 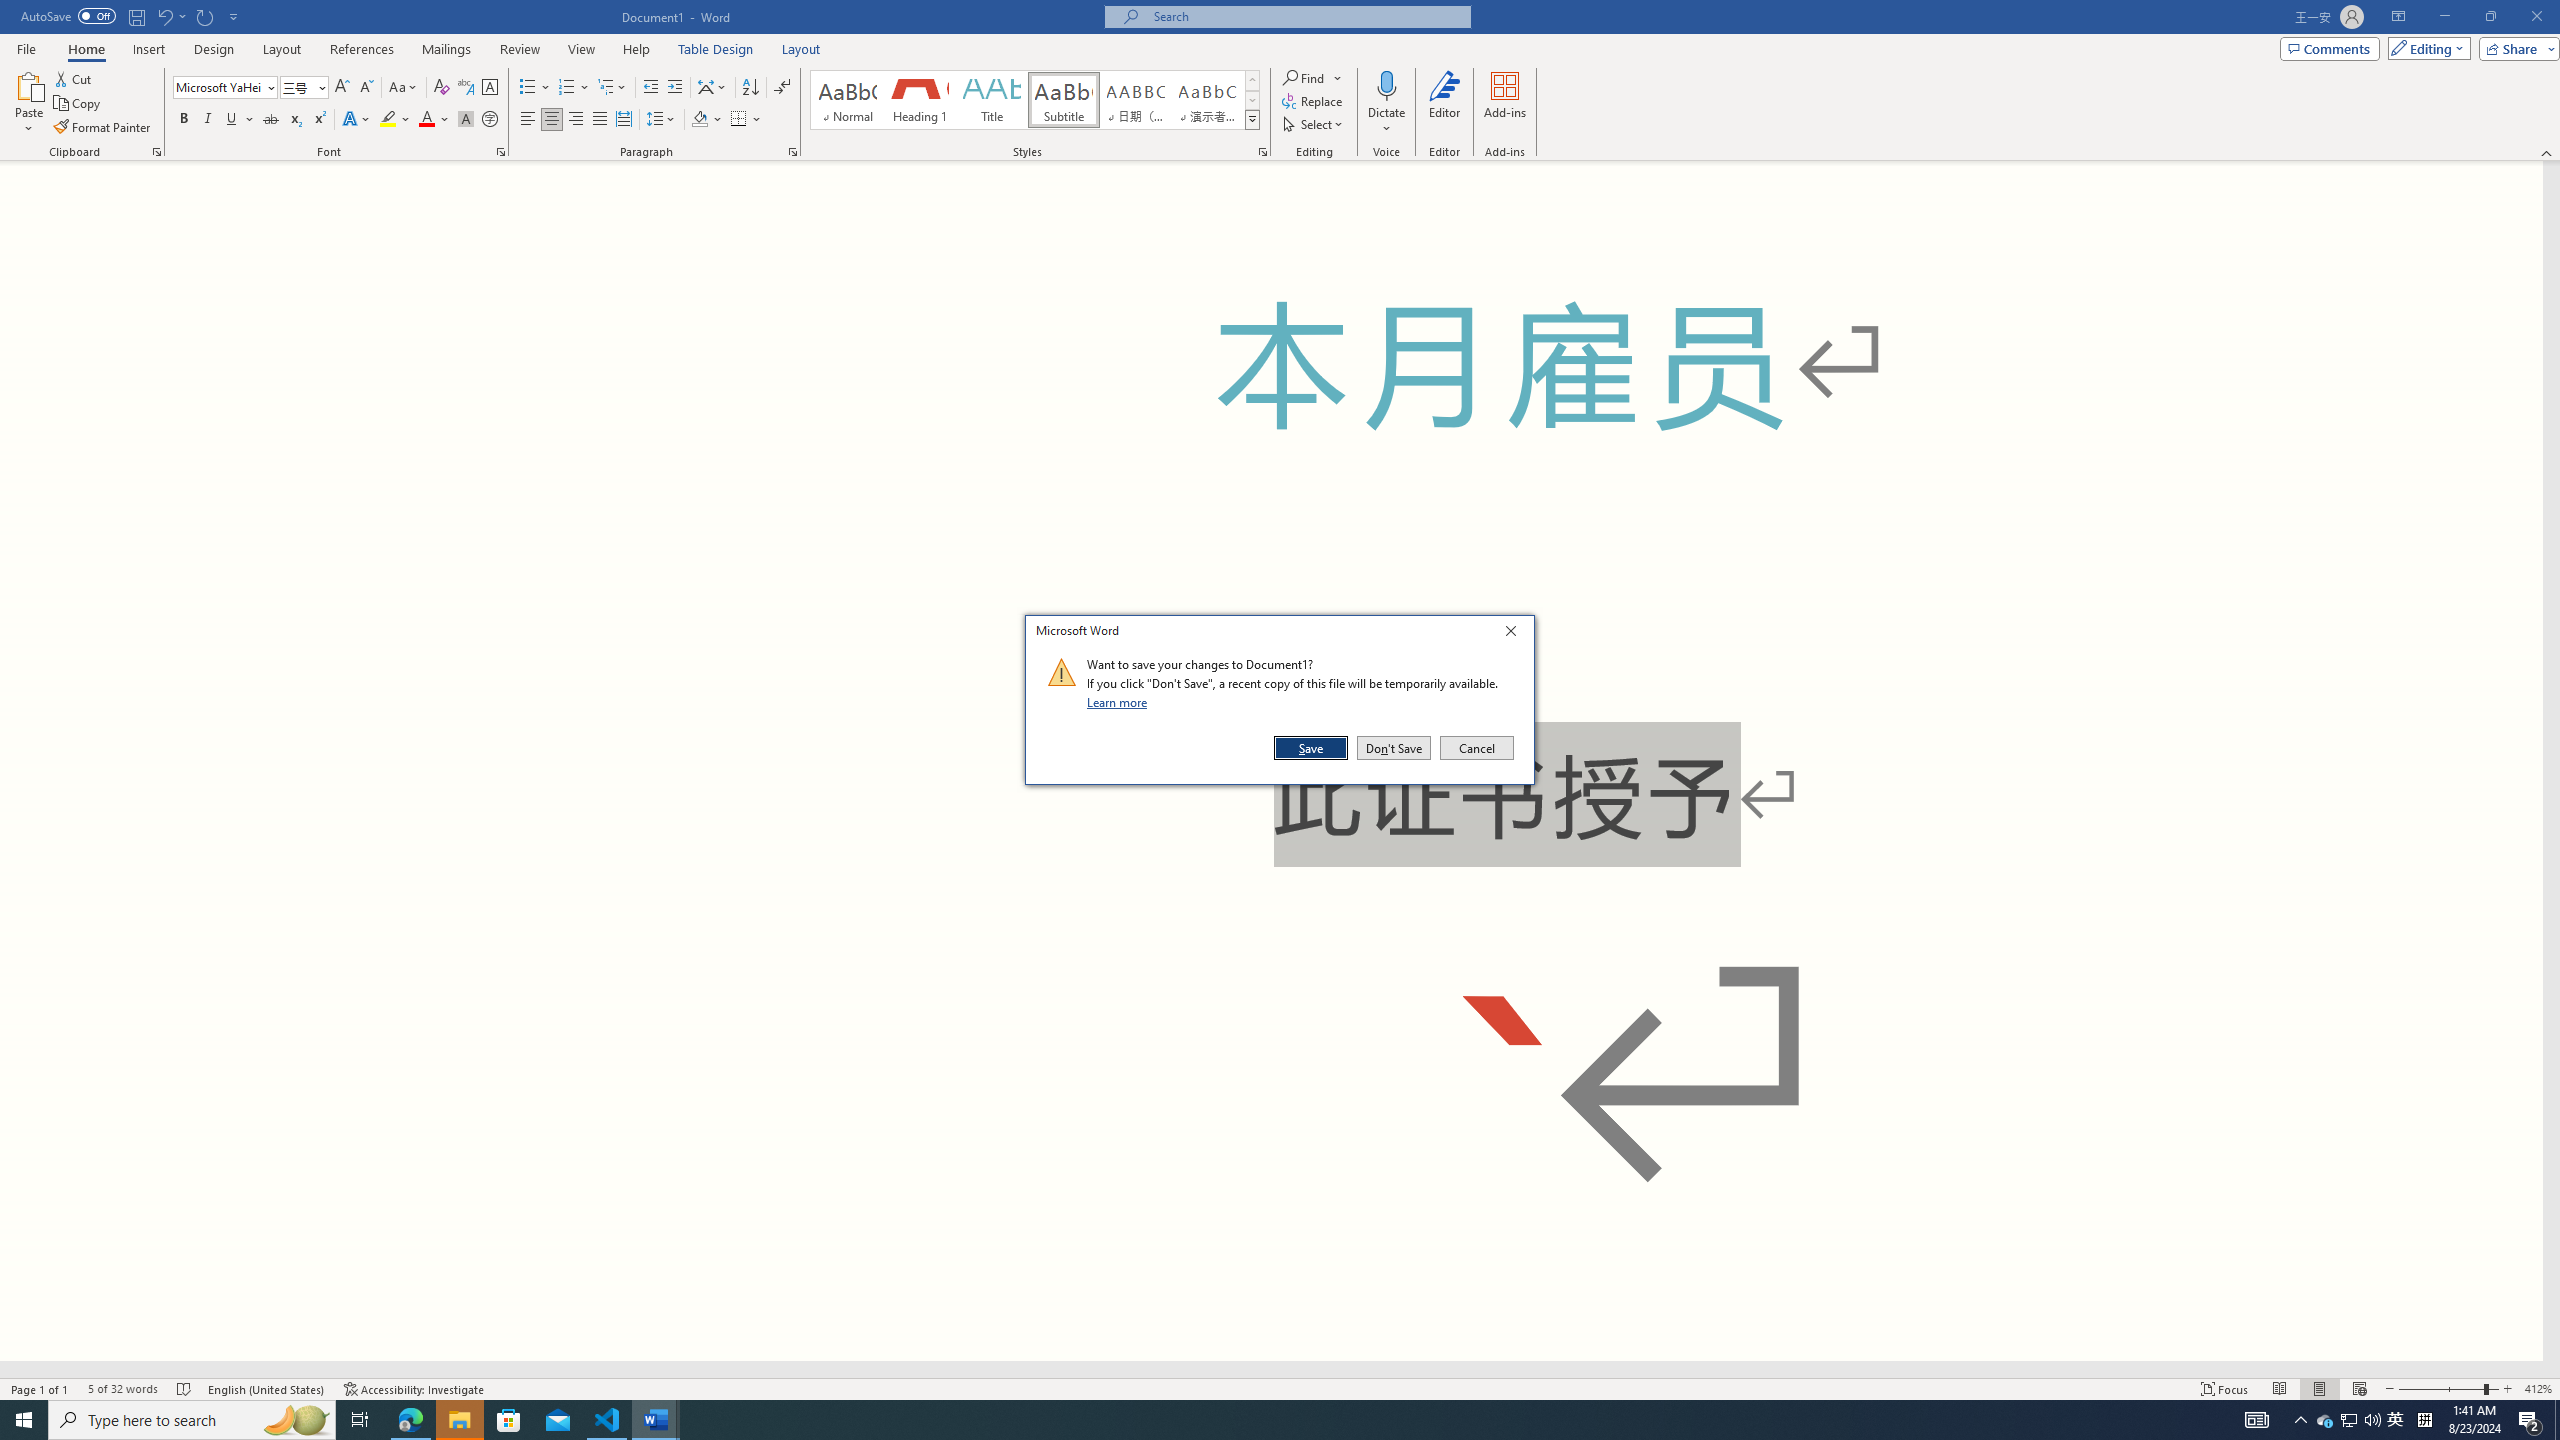 What do you see at coordinates (403, 87) in the screenshot?
I see `'Change Case'` at bounding box center [403, 87].